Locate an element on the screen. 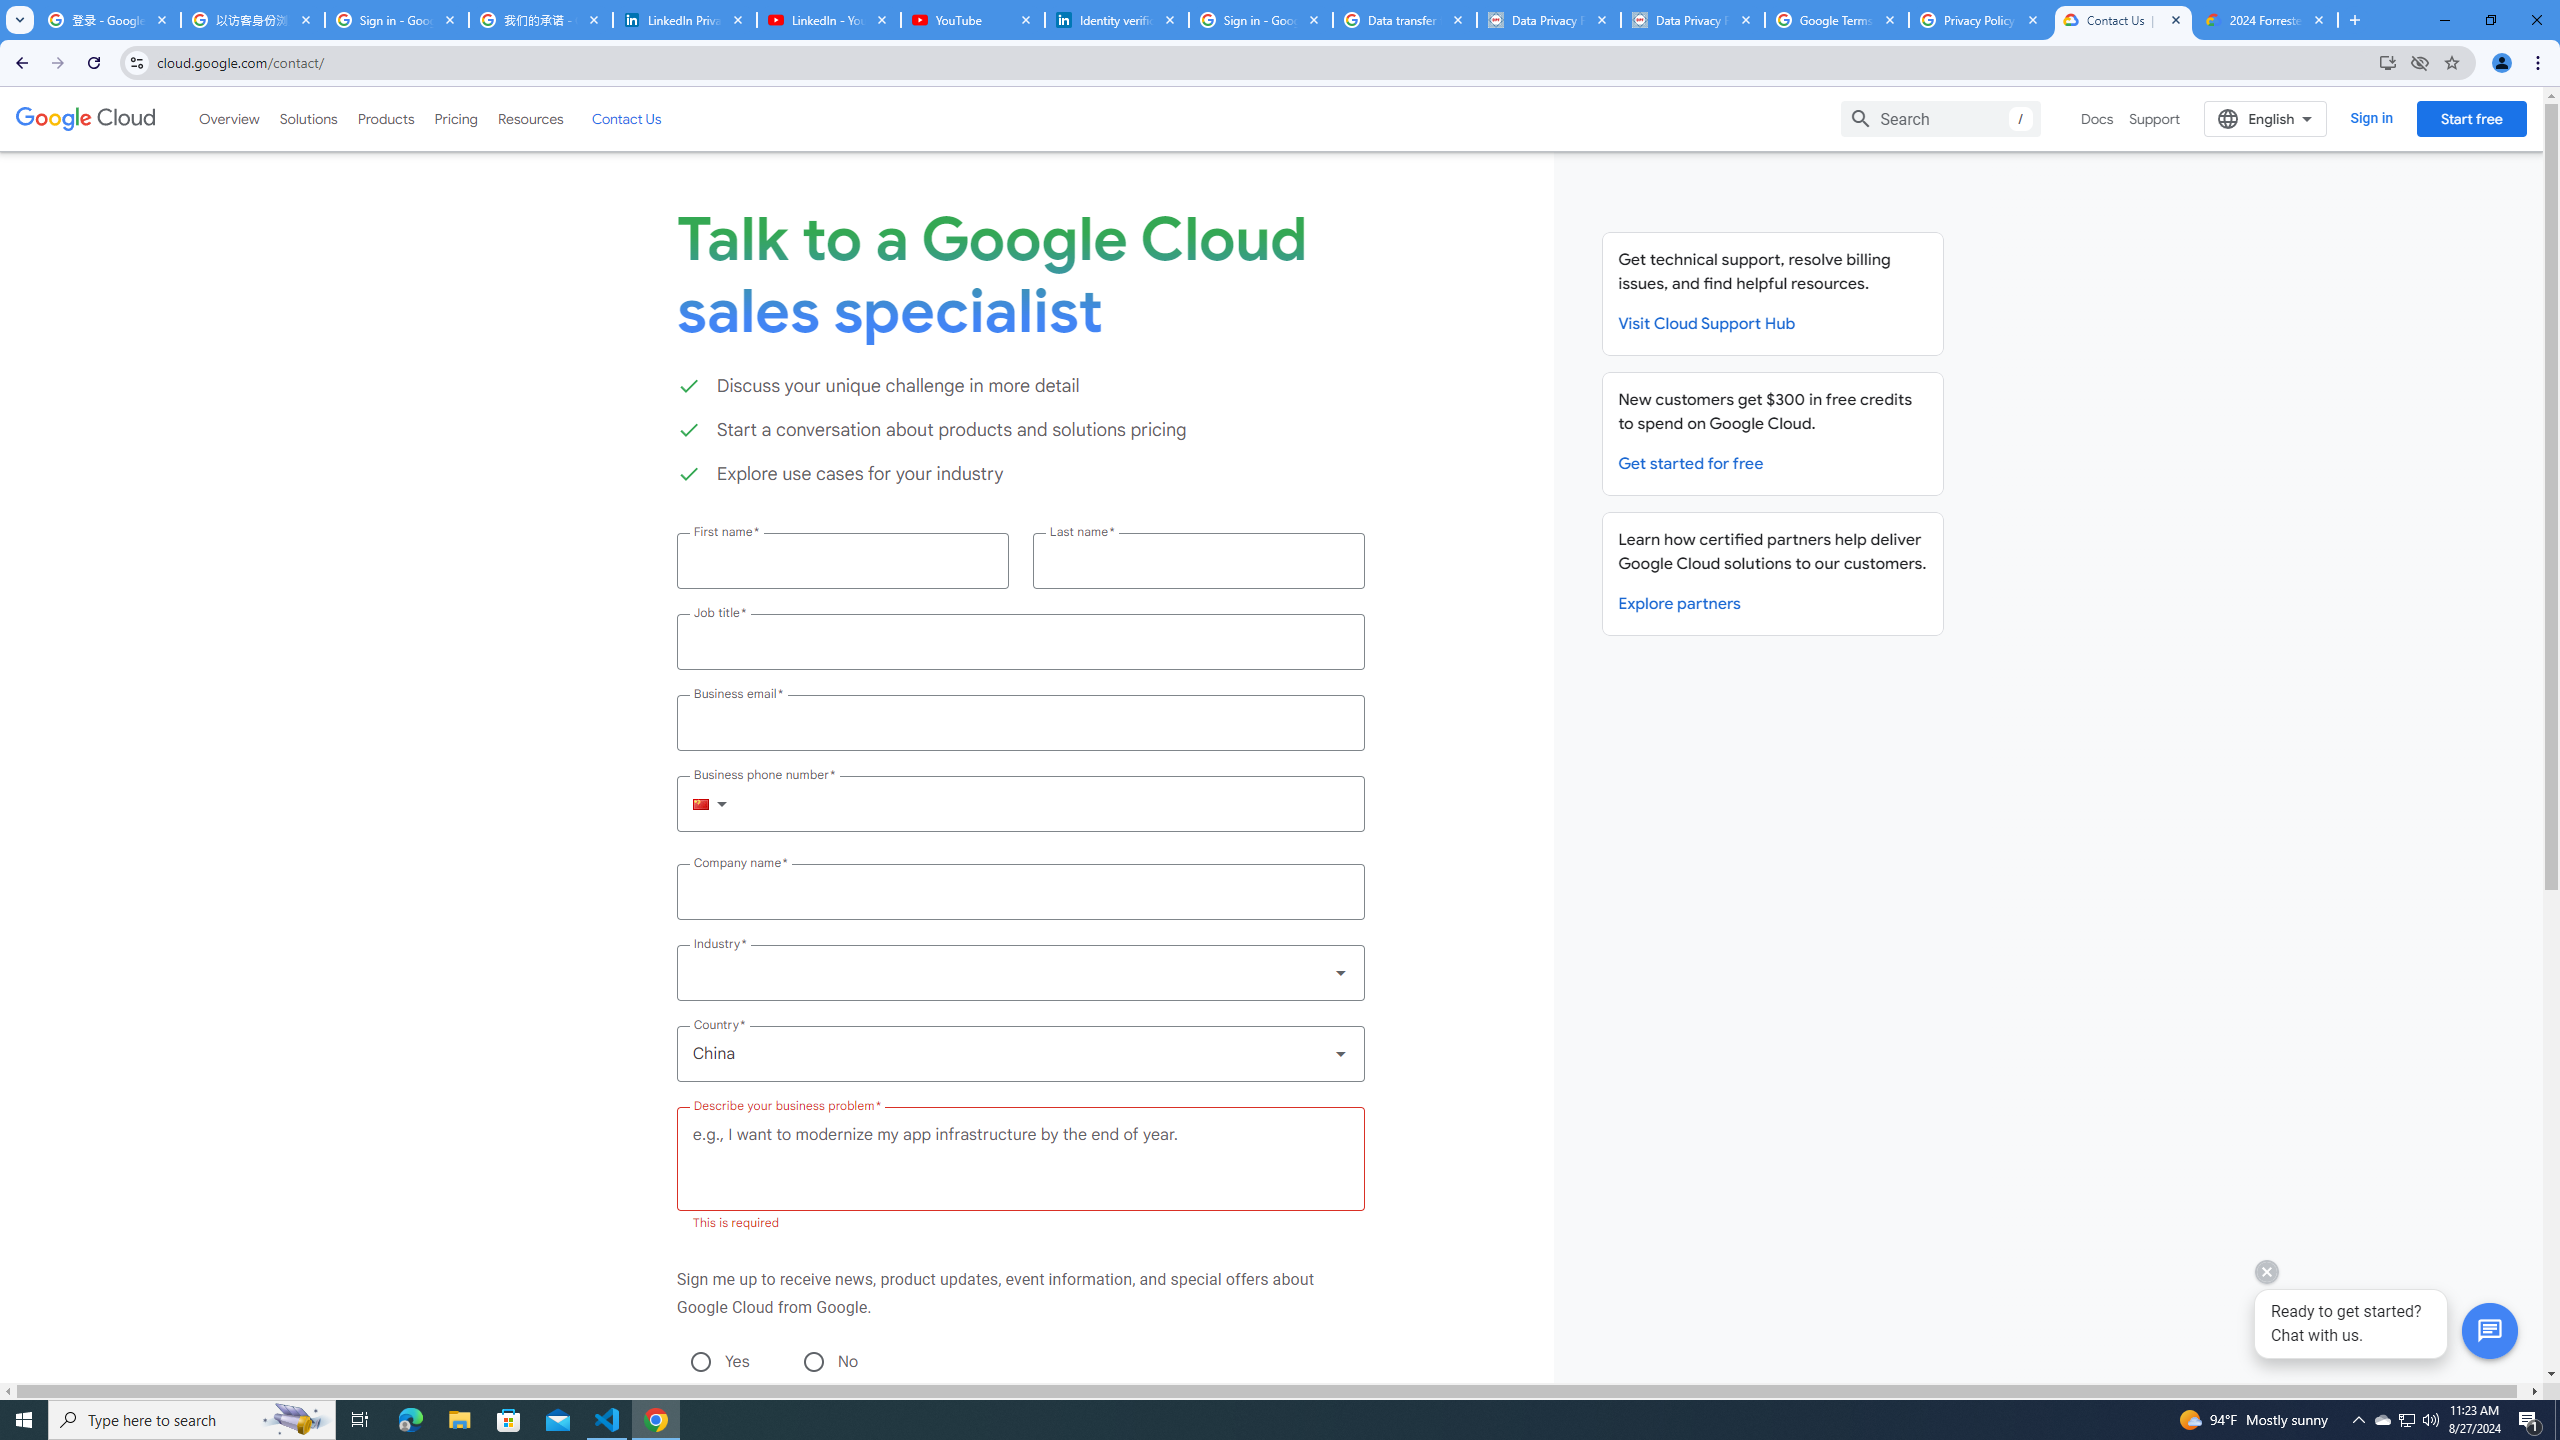 Image resolution: width=2560 pixels, height=1440 pixels. 'Contact Us' is located at coordinates (624, 118).